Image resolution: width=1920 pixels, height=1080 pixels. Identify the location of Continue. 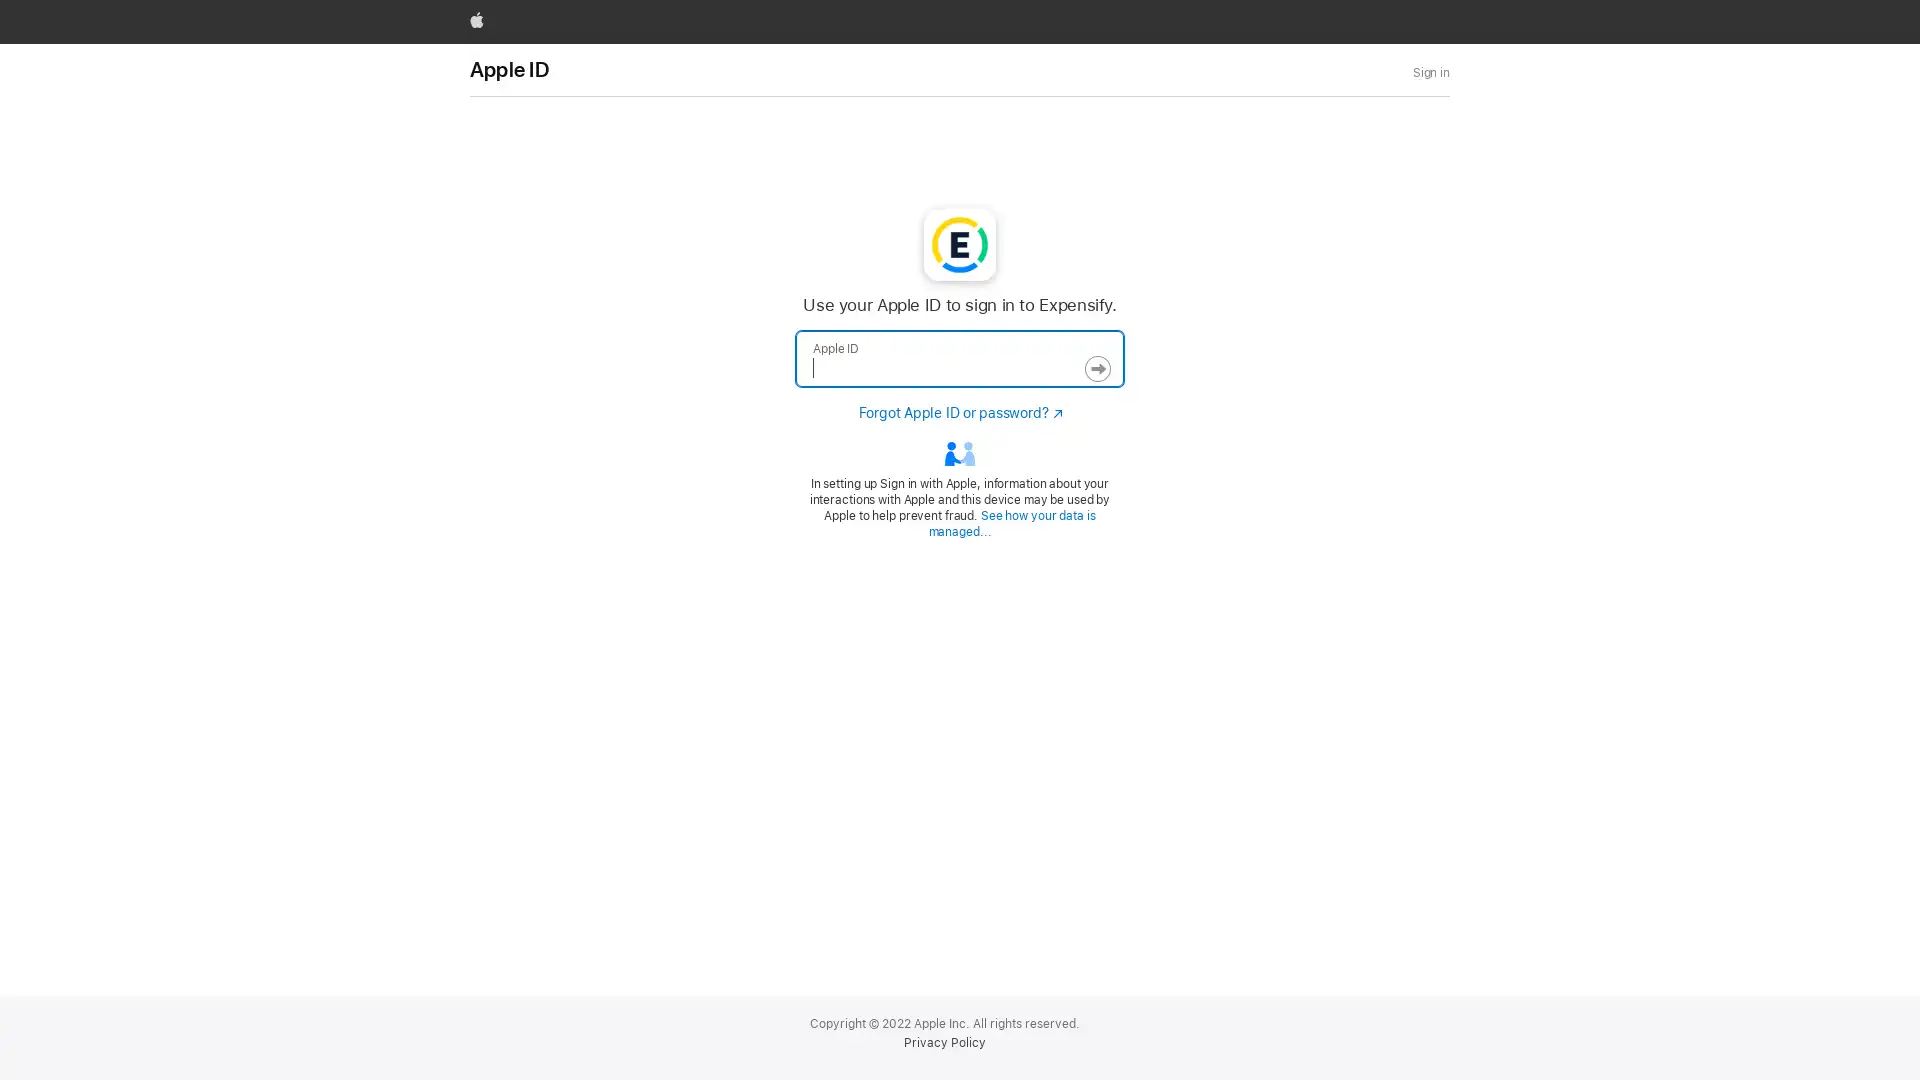
(1096, 369).